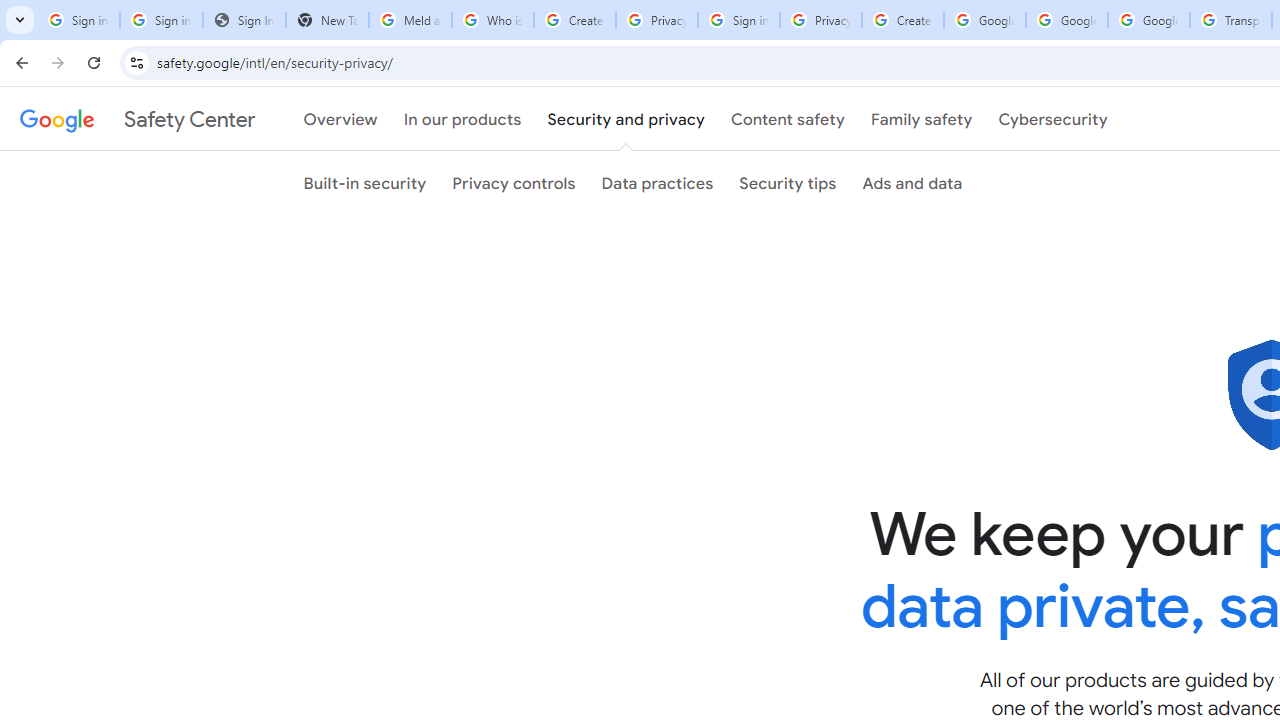 Image resolution: width=1280 pixels, height=720 pixels. What do you see at coordinates (657, 183) in the screenshot?
I see `'Data practices'` at bounding box center [657, 183].